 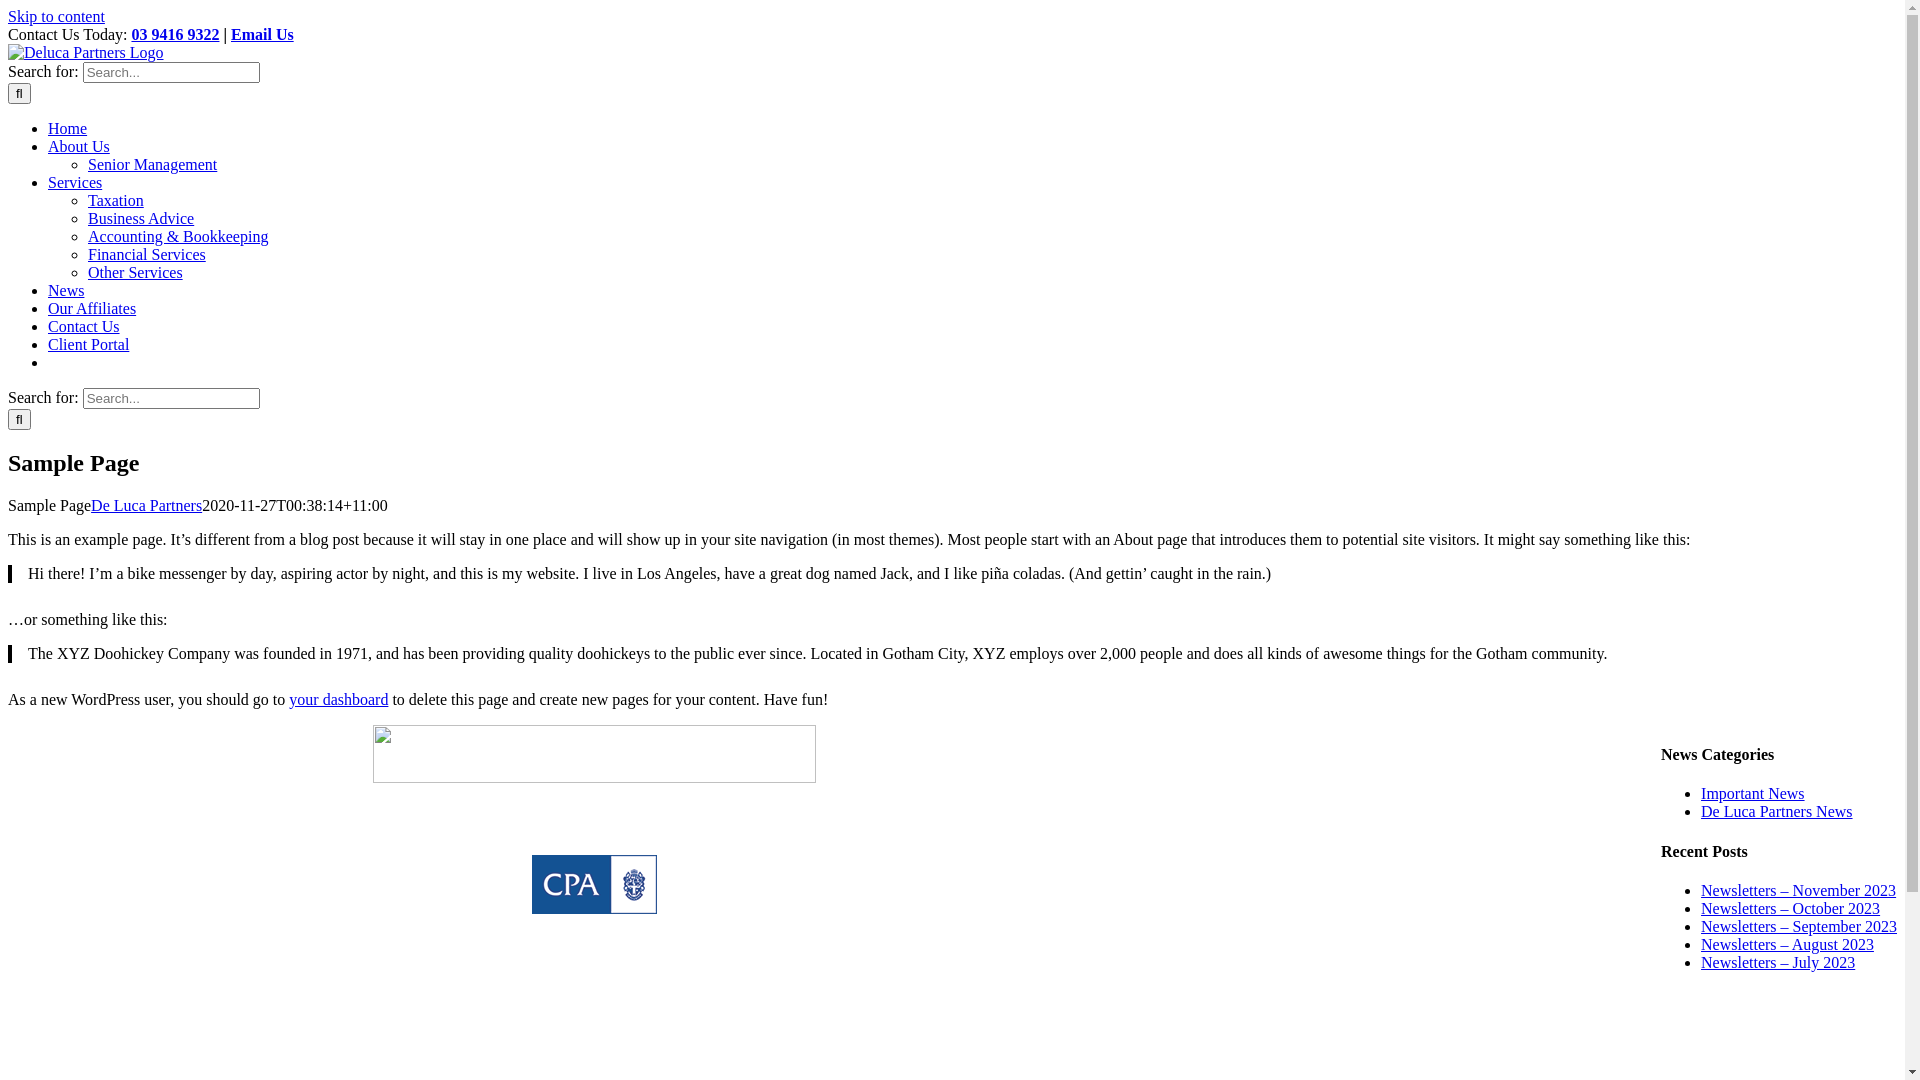 I want to click on 'Skip to content', so click(x=56, y=16).